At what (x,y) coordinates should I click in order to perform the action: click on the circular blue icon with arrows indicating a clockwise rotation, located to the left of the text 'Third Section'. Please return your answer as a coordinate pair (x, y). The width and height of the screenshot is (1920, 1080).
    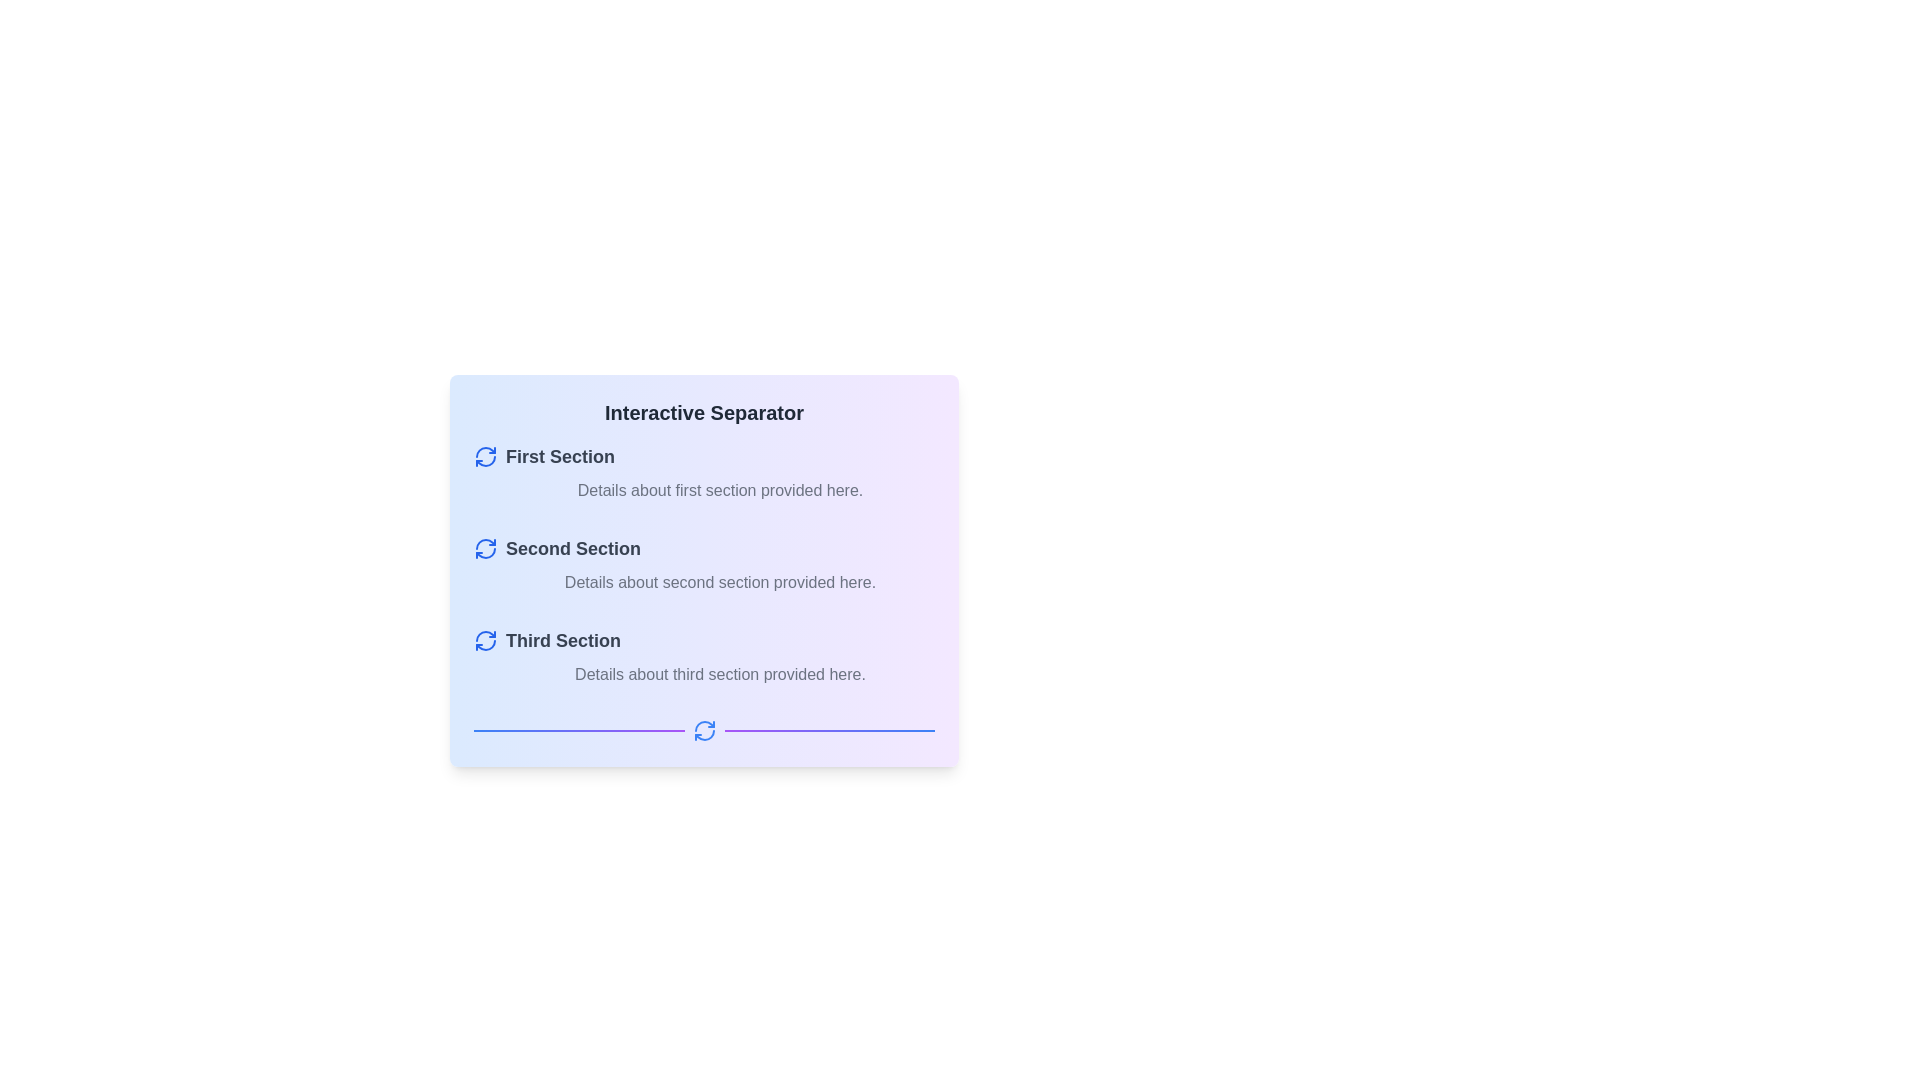
    Looking at the image, I should click on (485, 640).